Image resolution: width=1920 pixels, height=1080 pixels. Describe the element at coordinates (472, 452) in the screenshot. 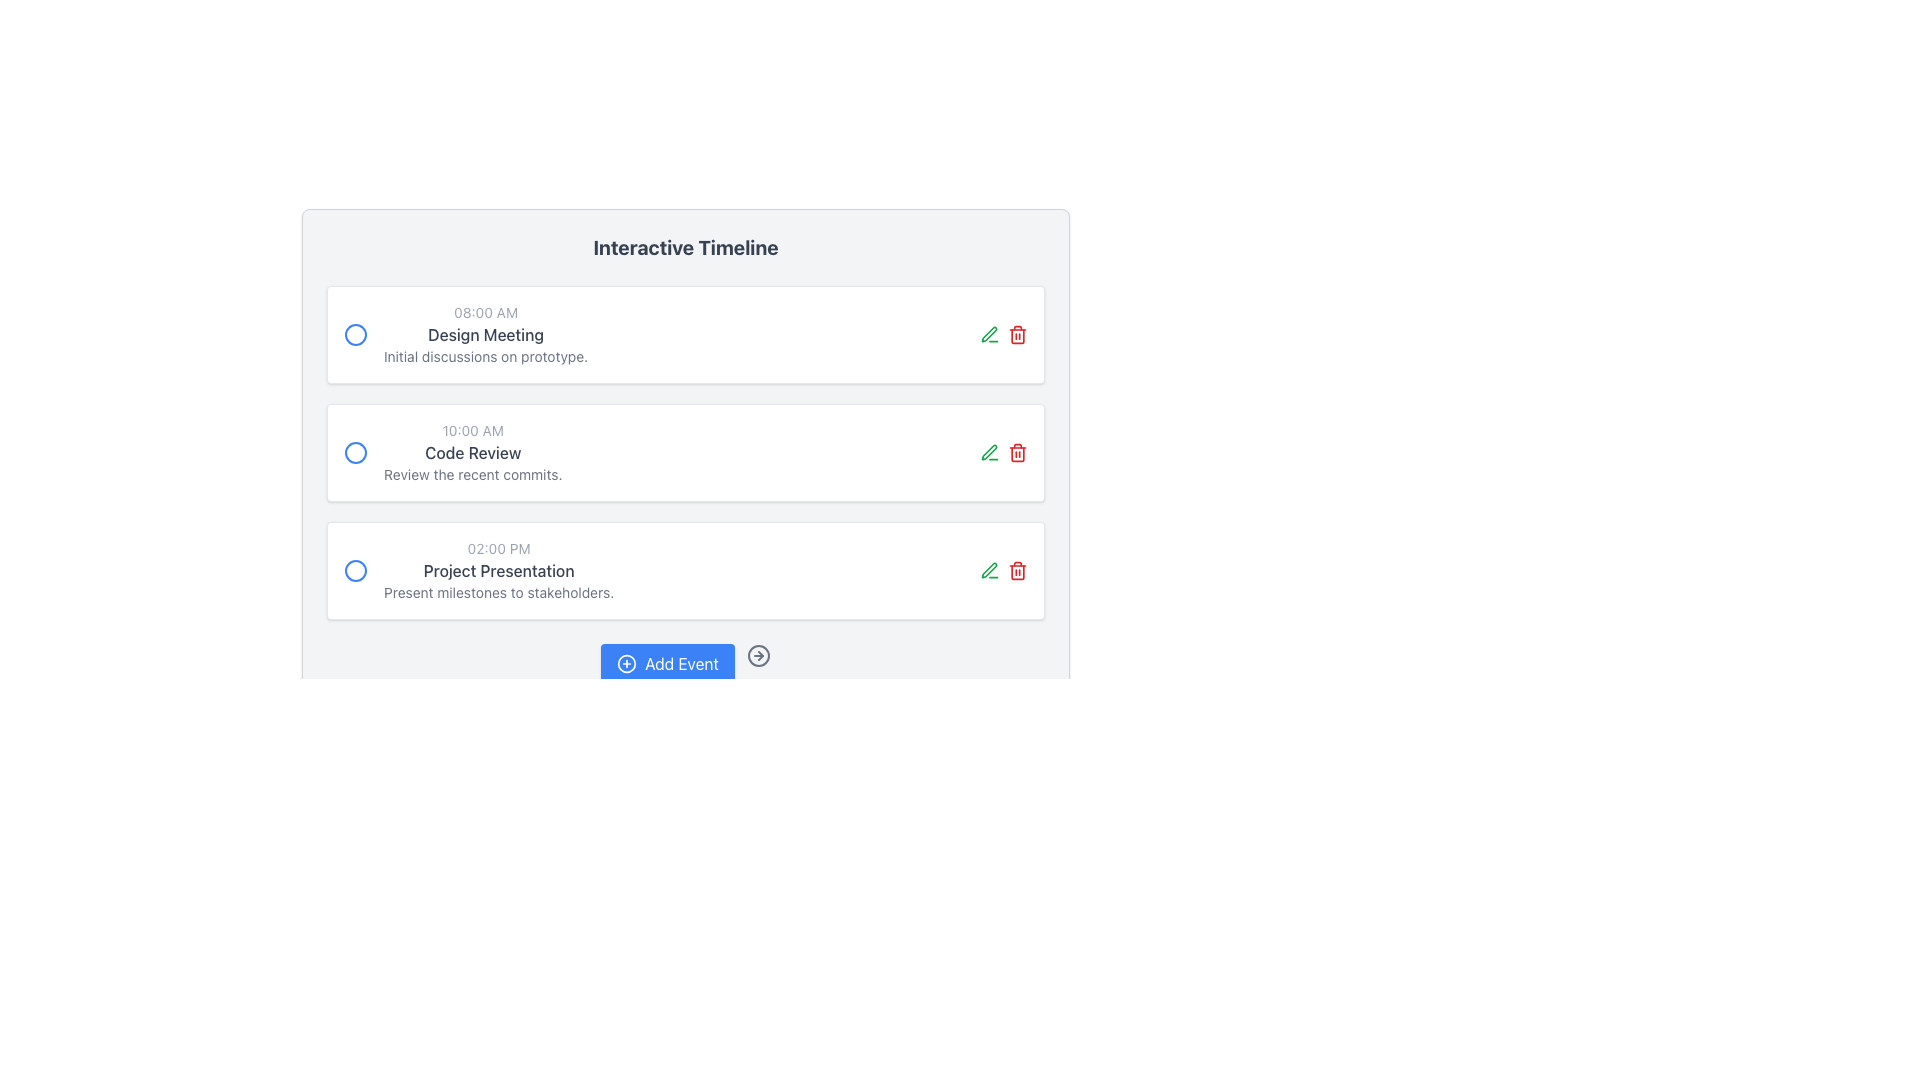

I see `the Text Label that serves as the title for the 'Code Review' event at 10:00 AM, located in the timeline interface` at that location.